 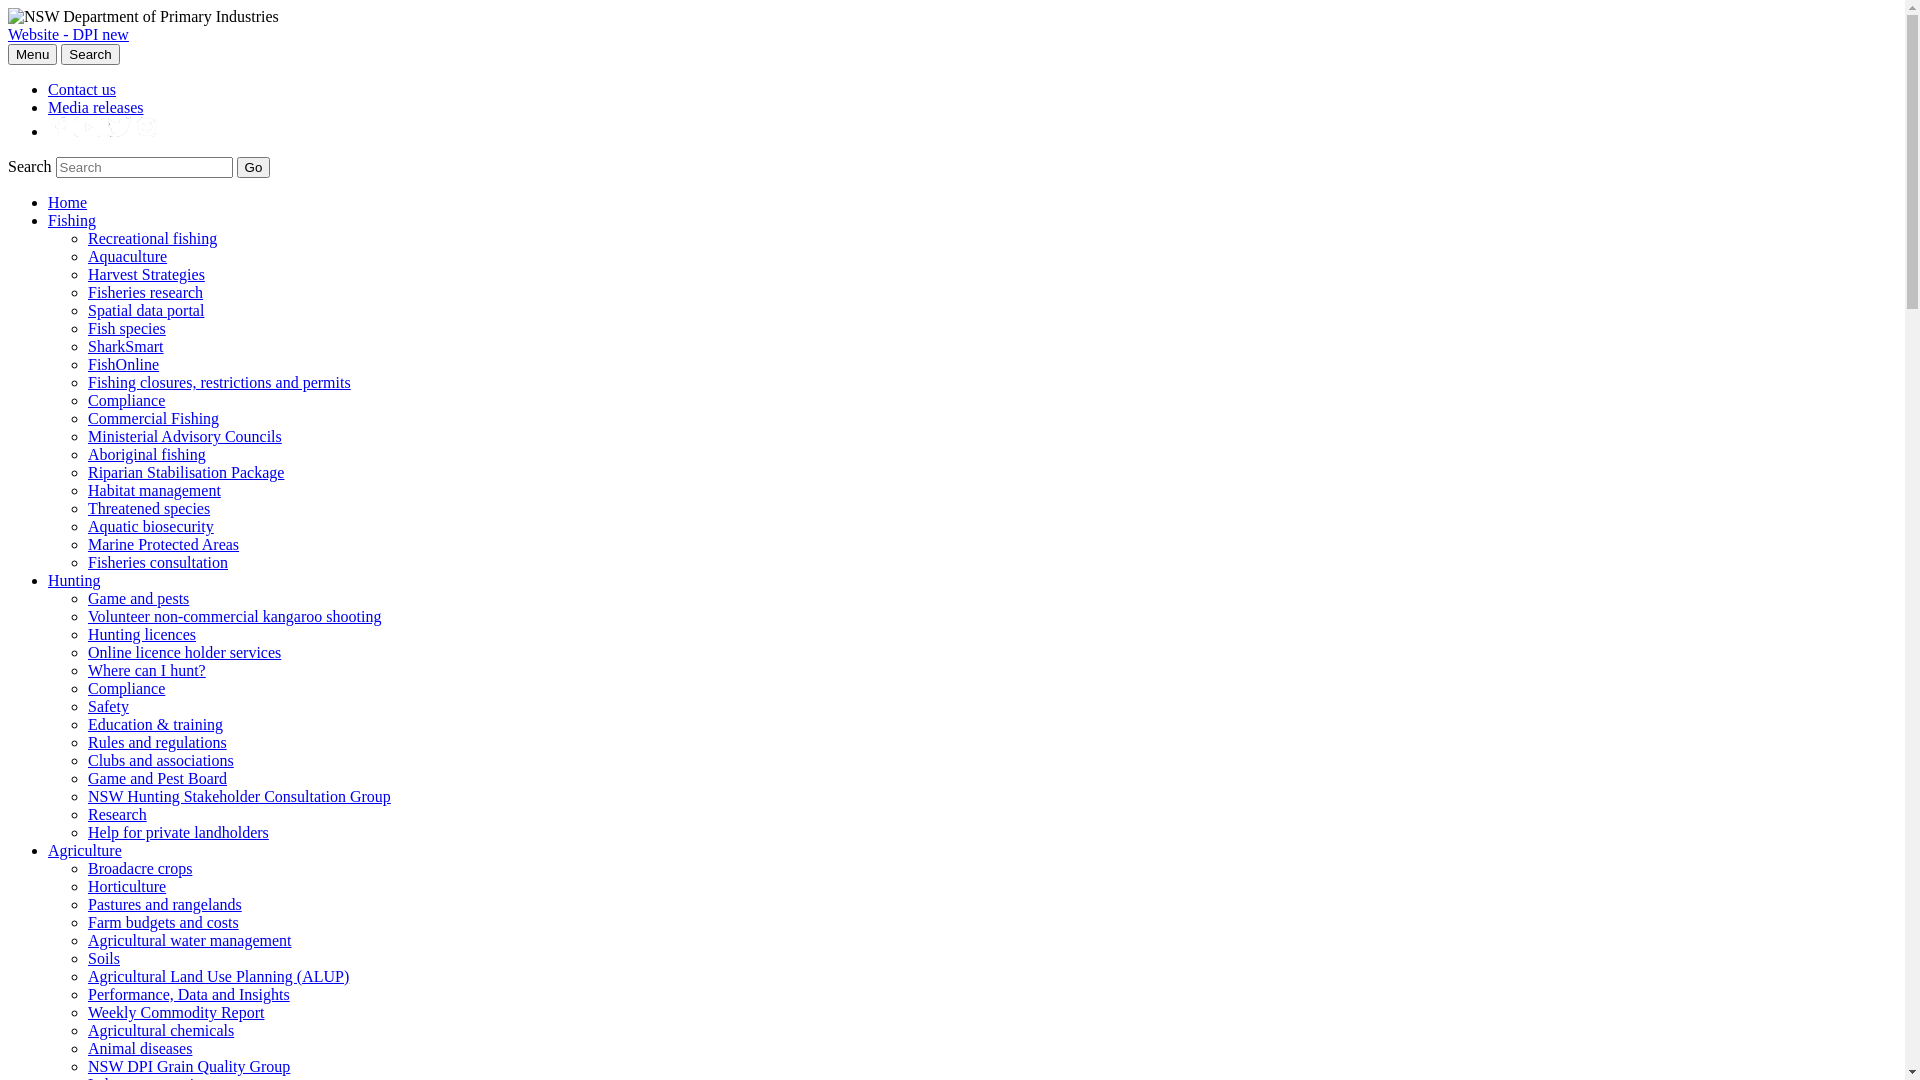 I want to click on 'Commercial Fishing', so click(x=152, y=417).